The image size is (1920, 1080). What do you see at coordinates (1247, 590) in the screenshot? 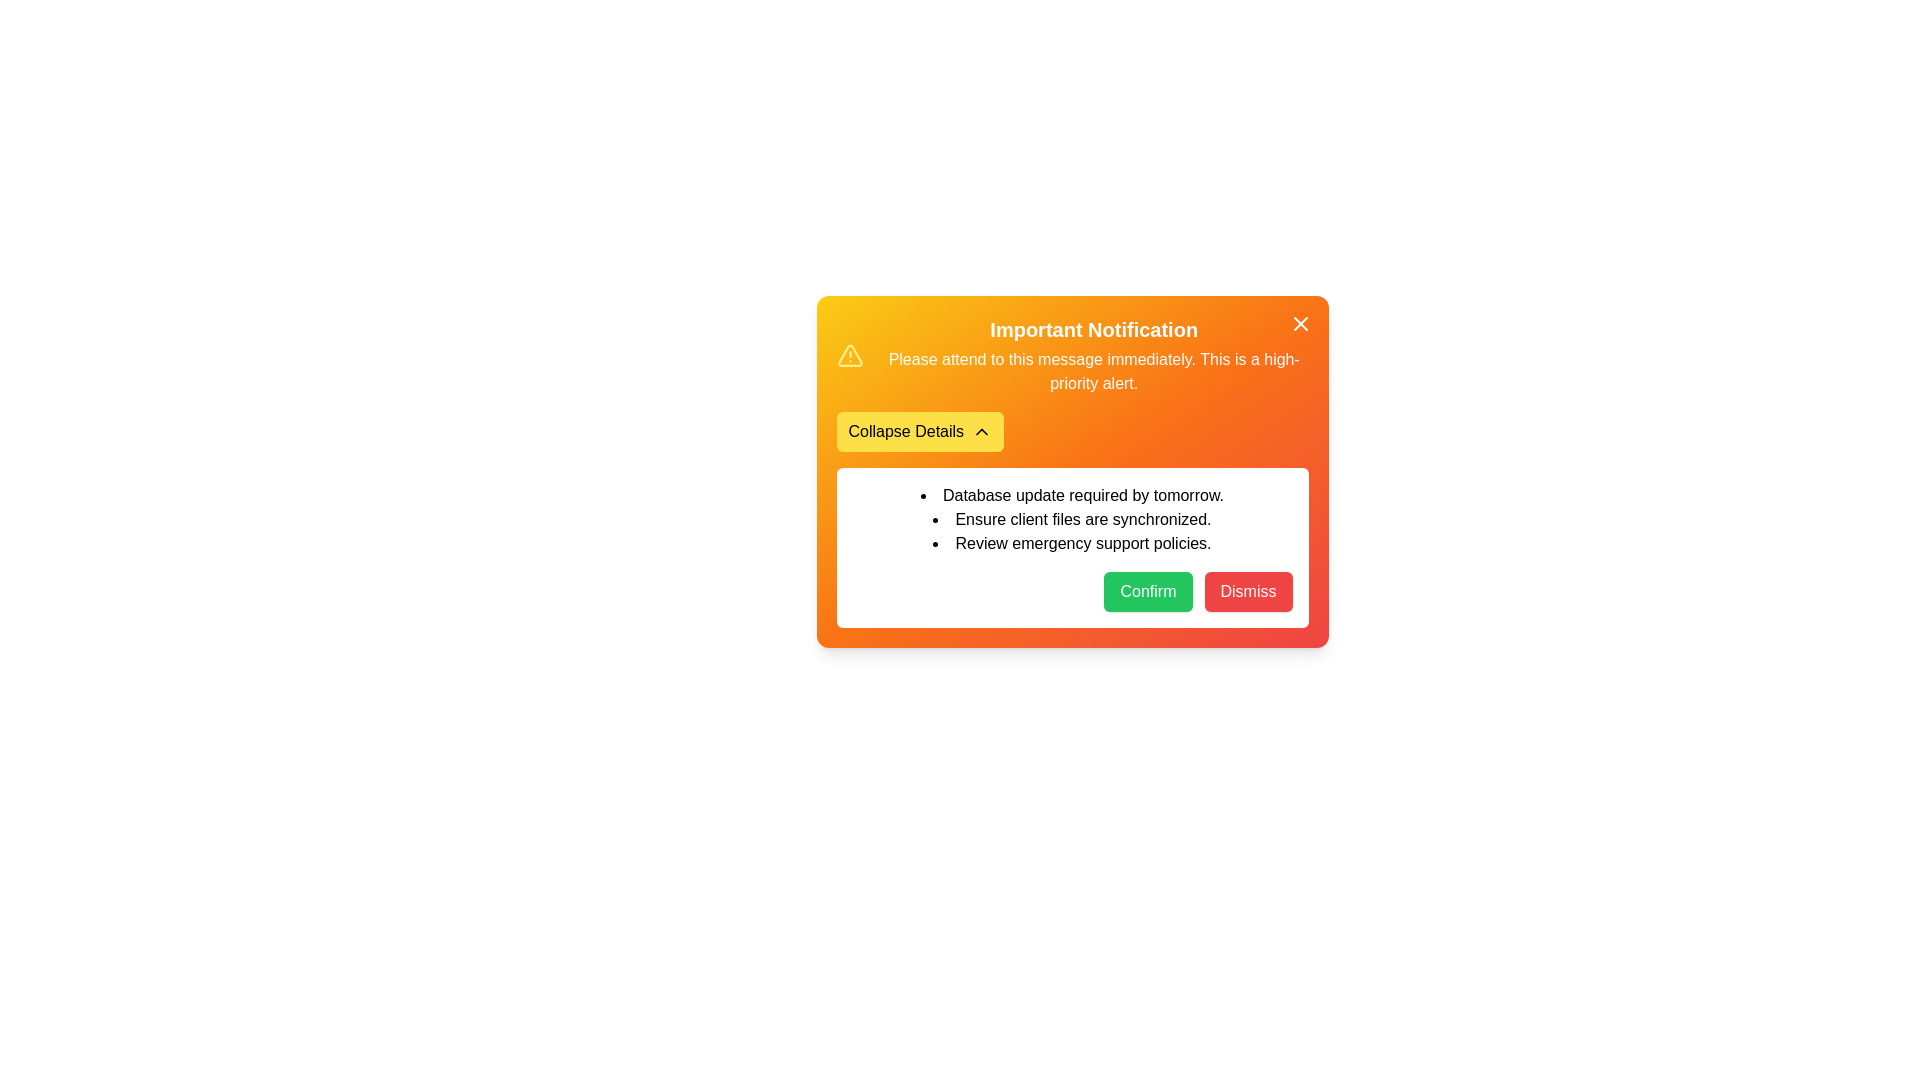
I see `'Dismiss' button to dismiss the notification` at bounding box center [1247, 590].